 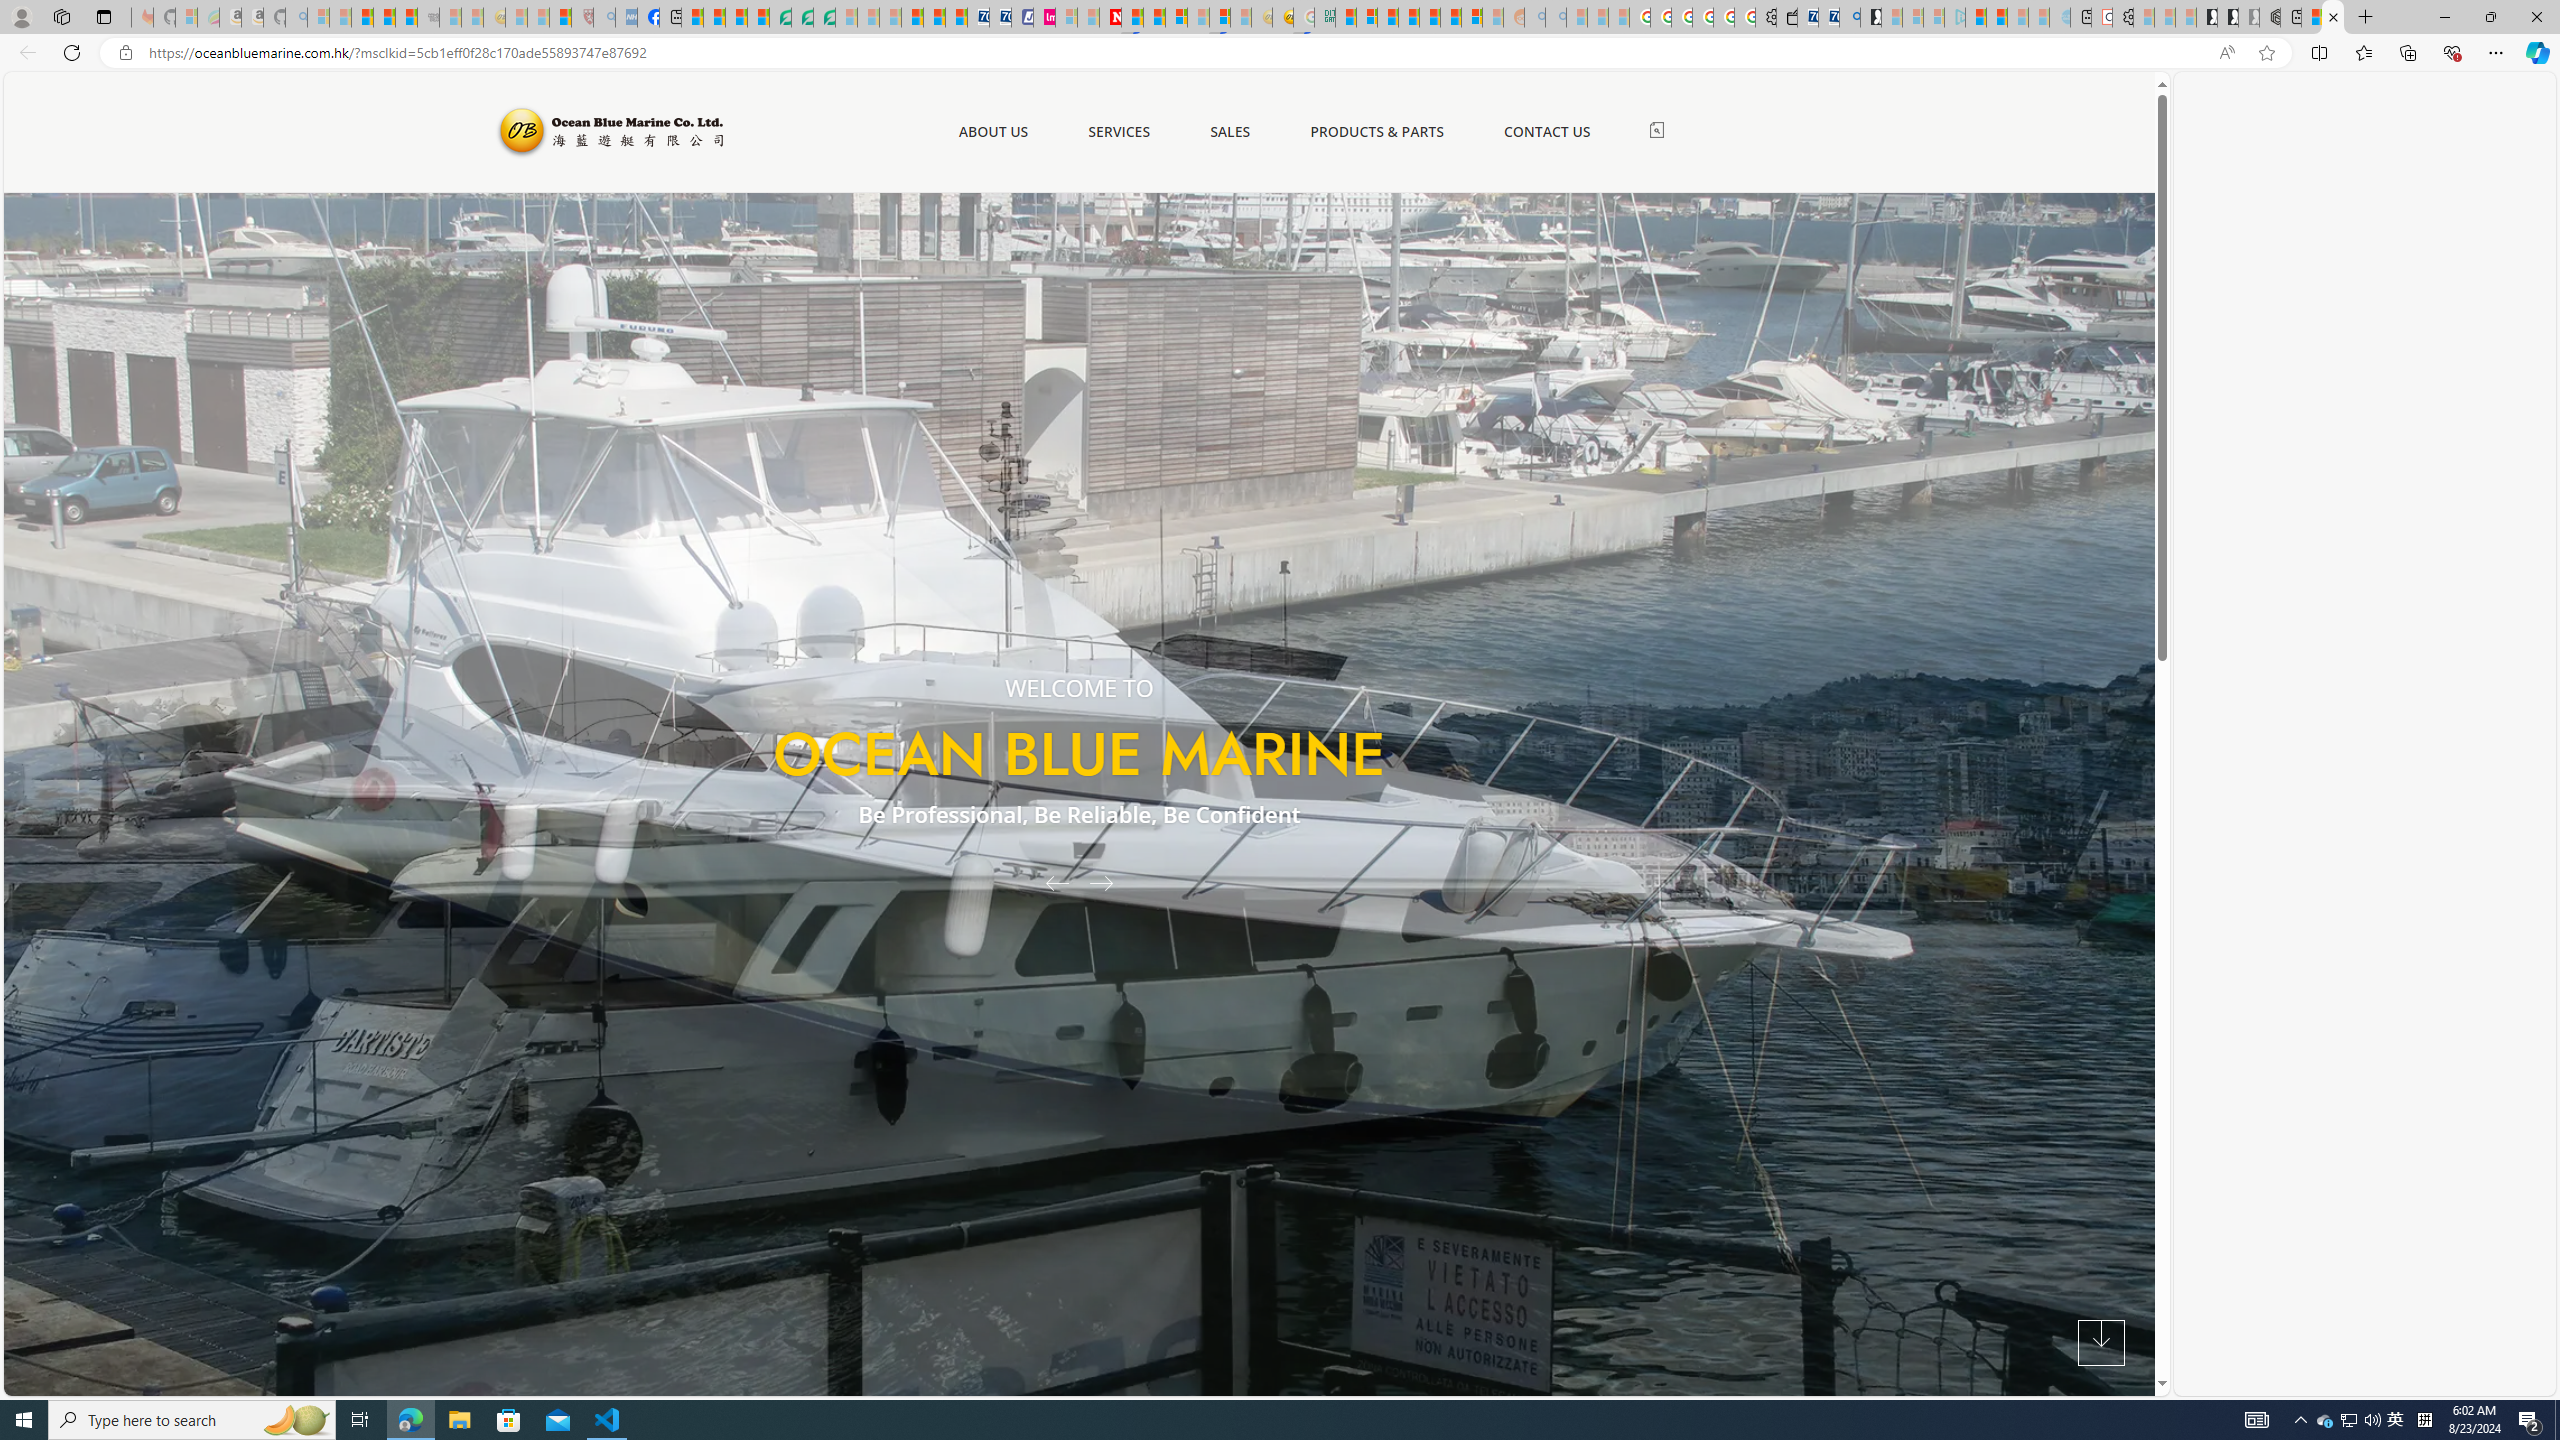 I want to click on 'Next Slide', so click(x=1108, y=881).